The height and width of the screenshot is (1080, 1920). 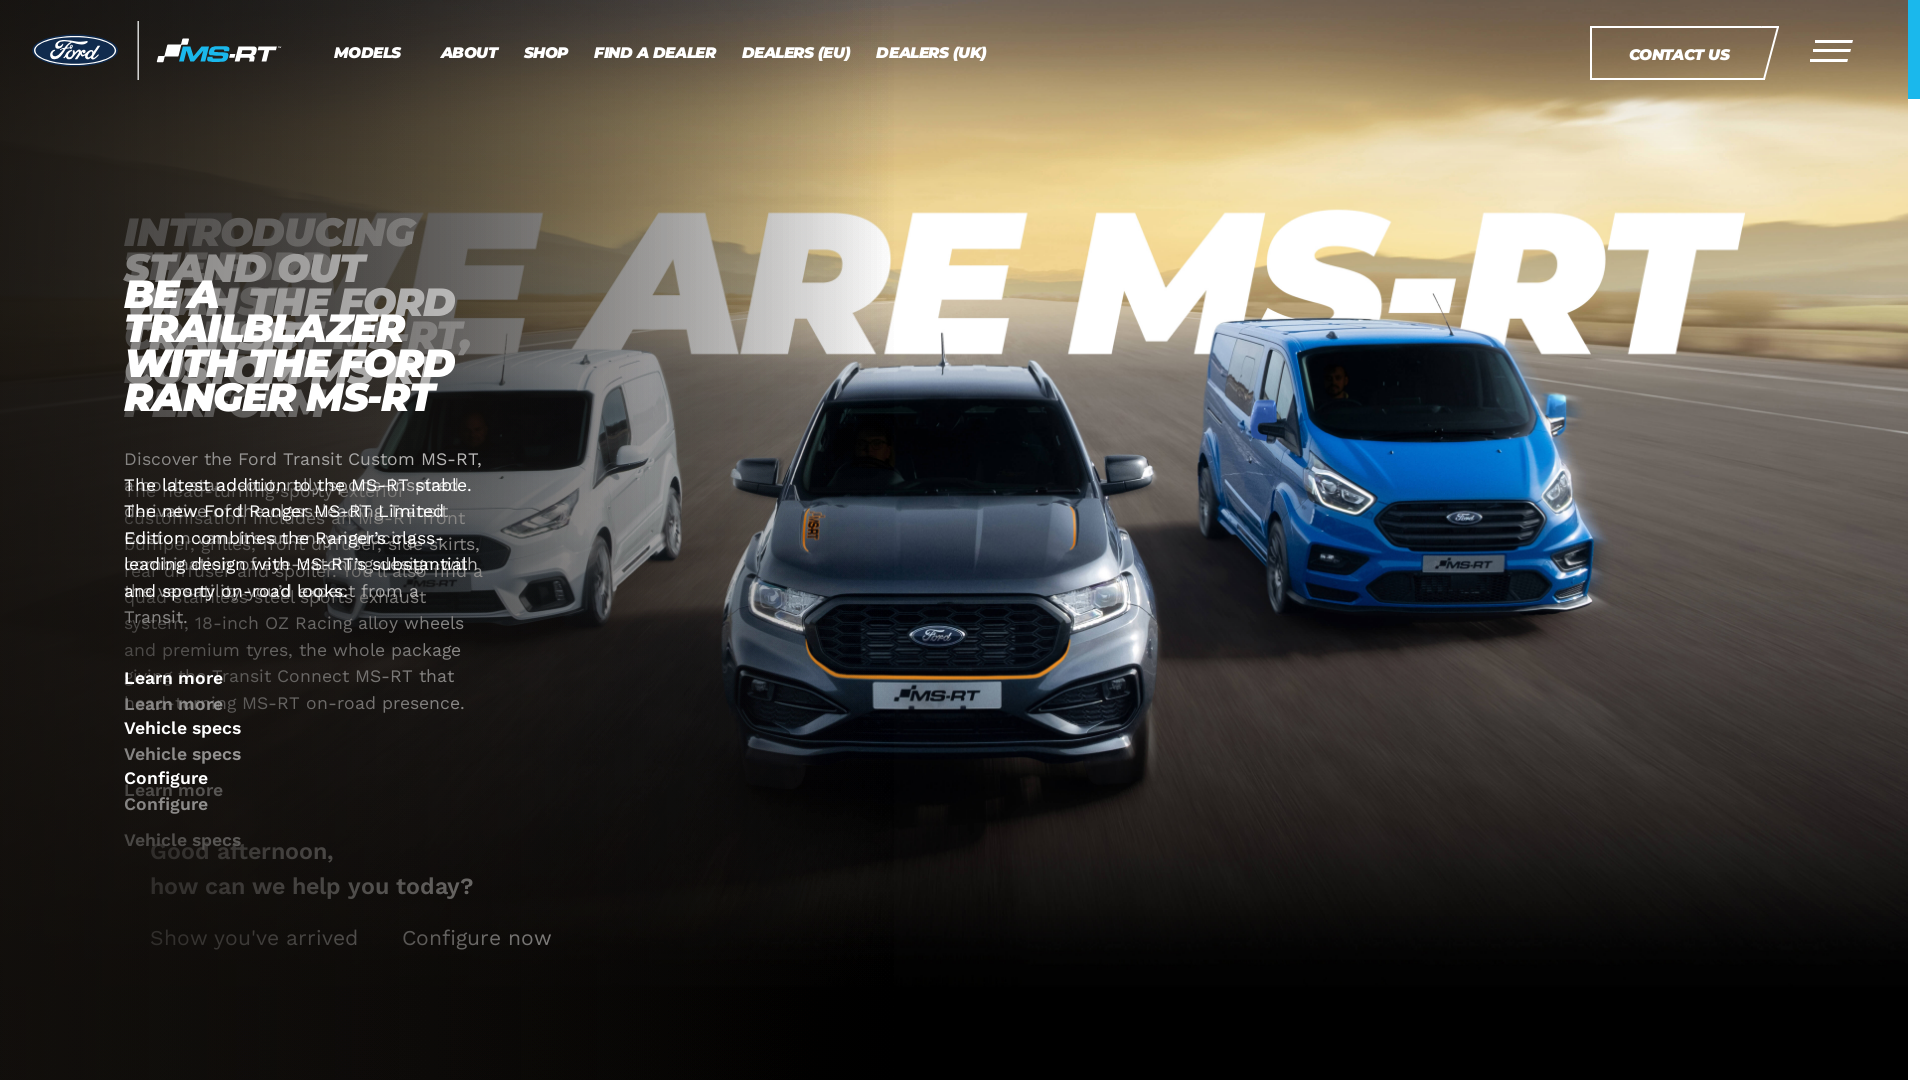 What do you see at coordinates (650, 52) in the screenshot?
I see `'FIND A DEALER'` at bounding box center [650, 52].